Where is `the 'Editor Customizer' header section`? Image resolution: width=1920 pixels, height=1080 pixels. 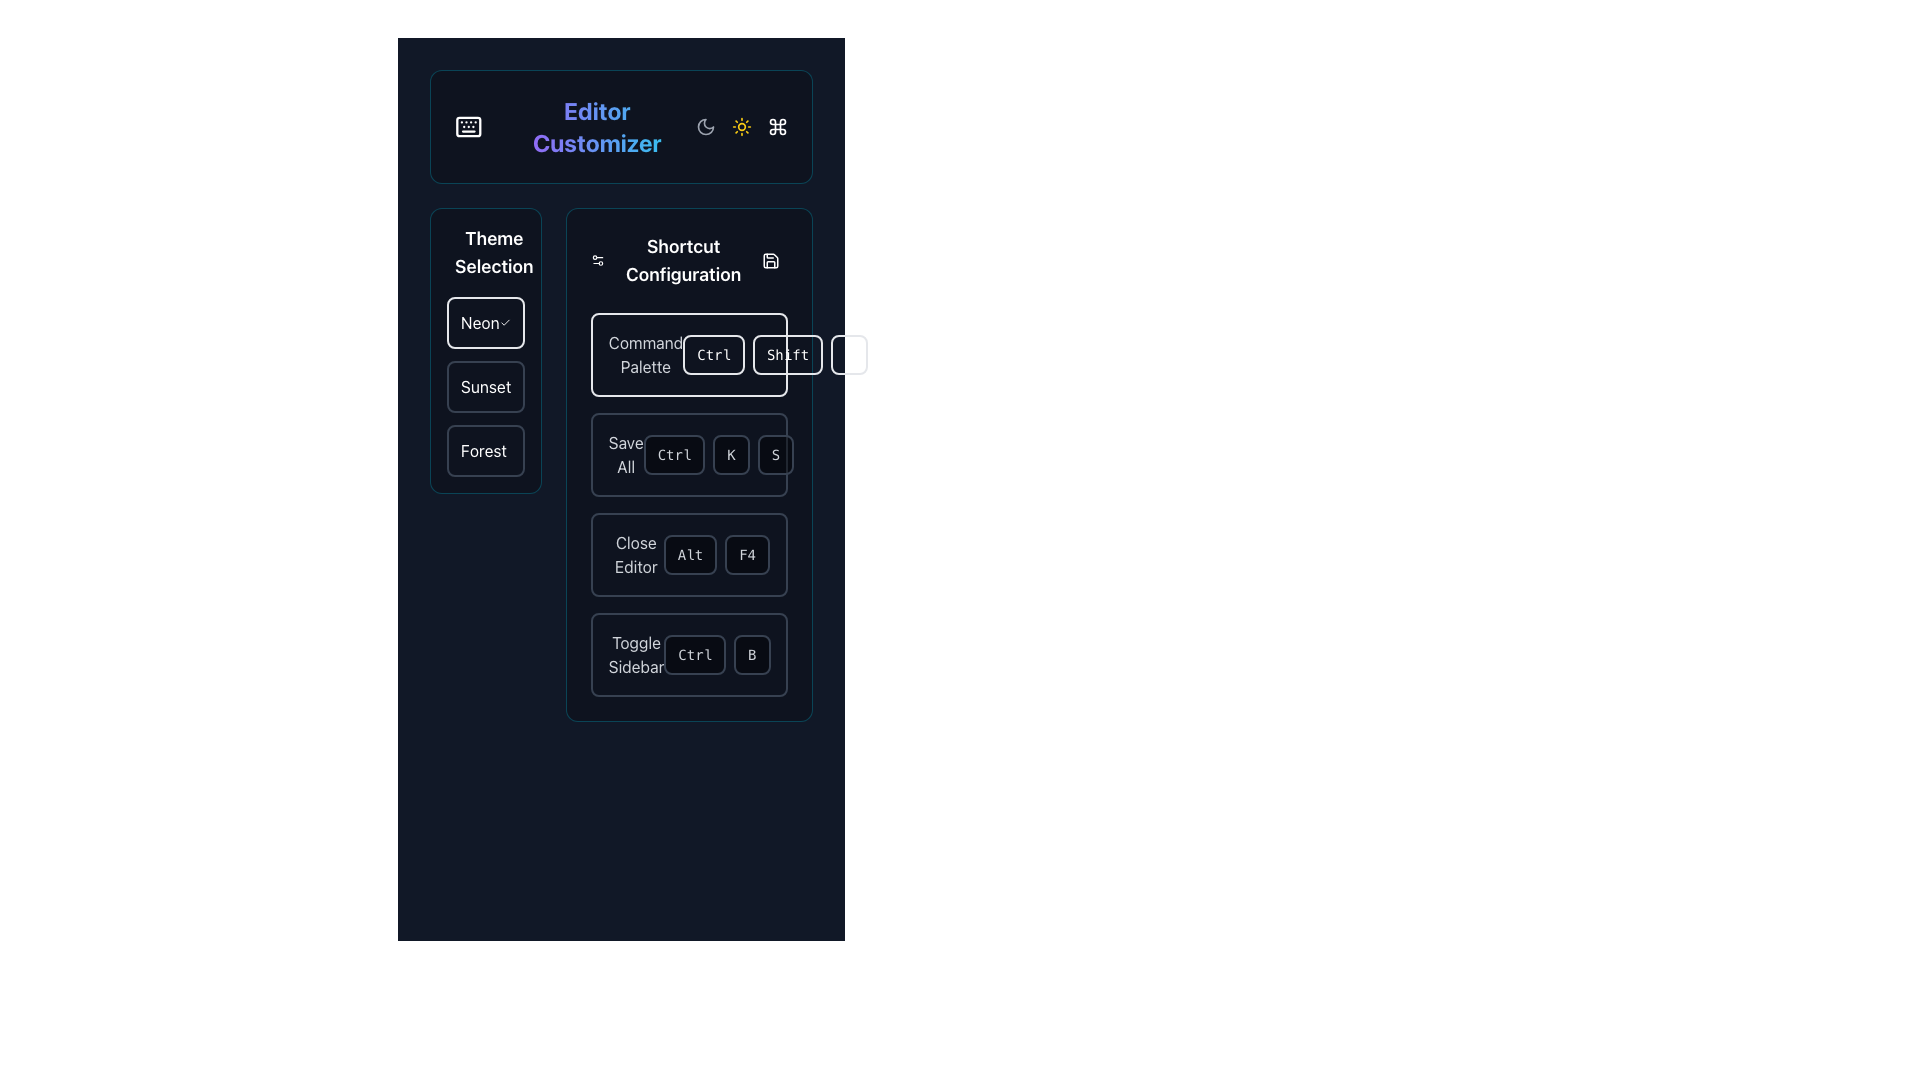
the 'Editor Customizer' header section is located at coordinates (620, 127).